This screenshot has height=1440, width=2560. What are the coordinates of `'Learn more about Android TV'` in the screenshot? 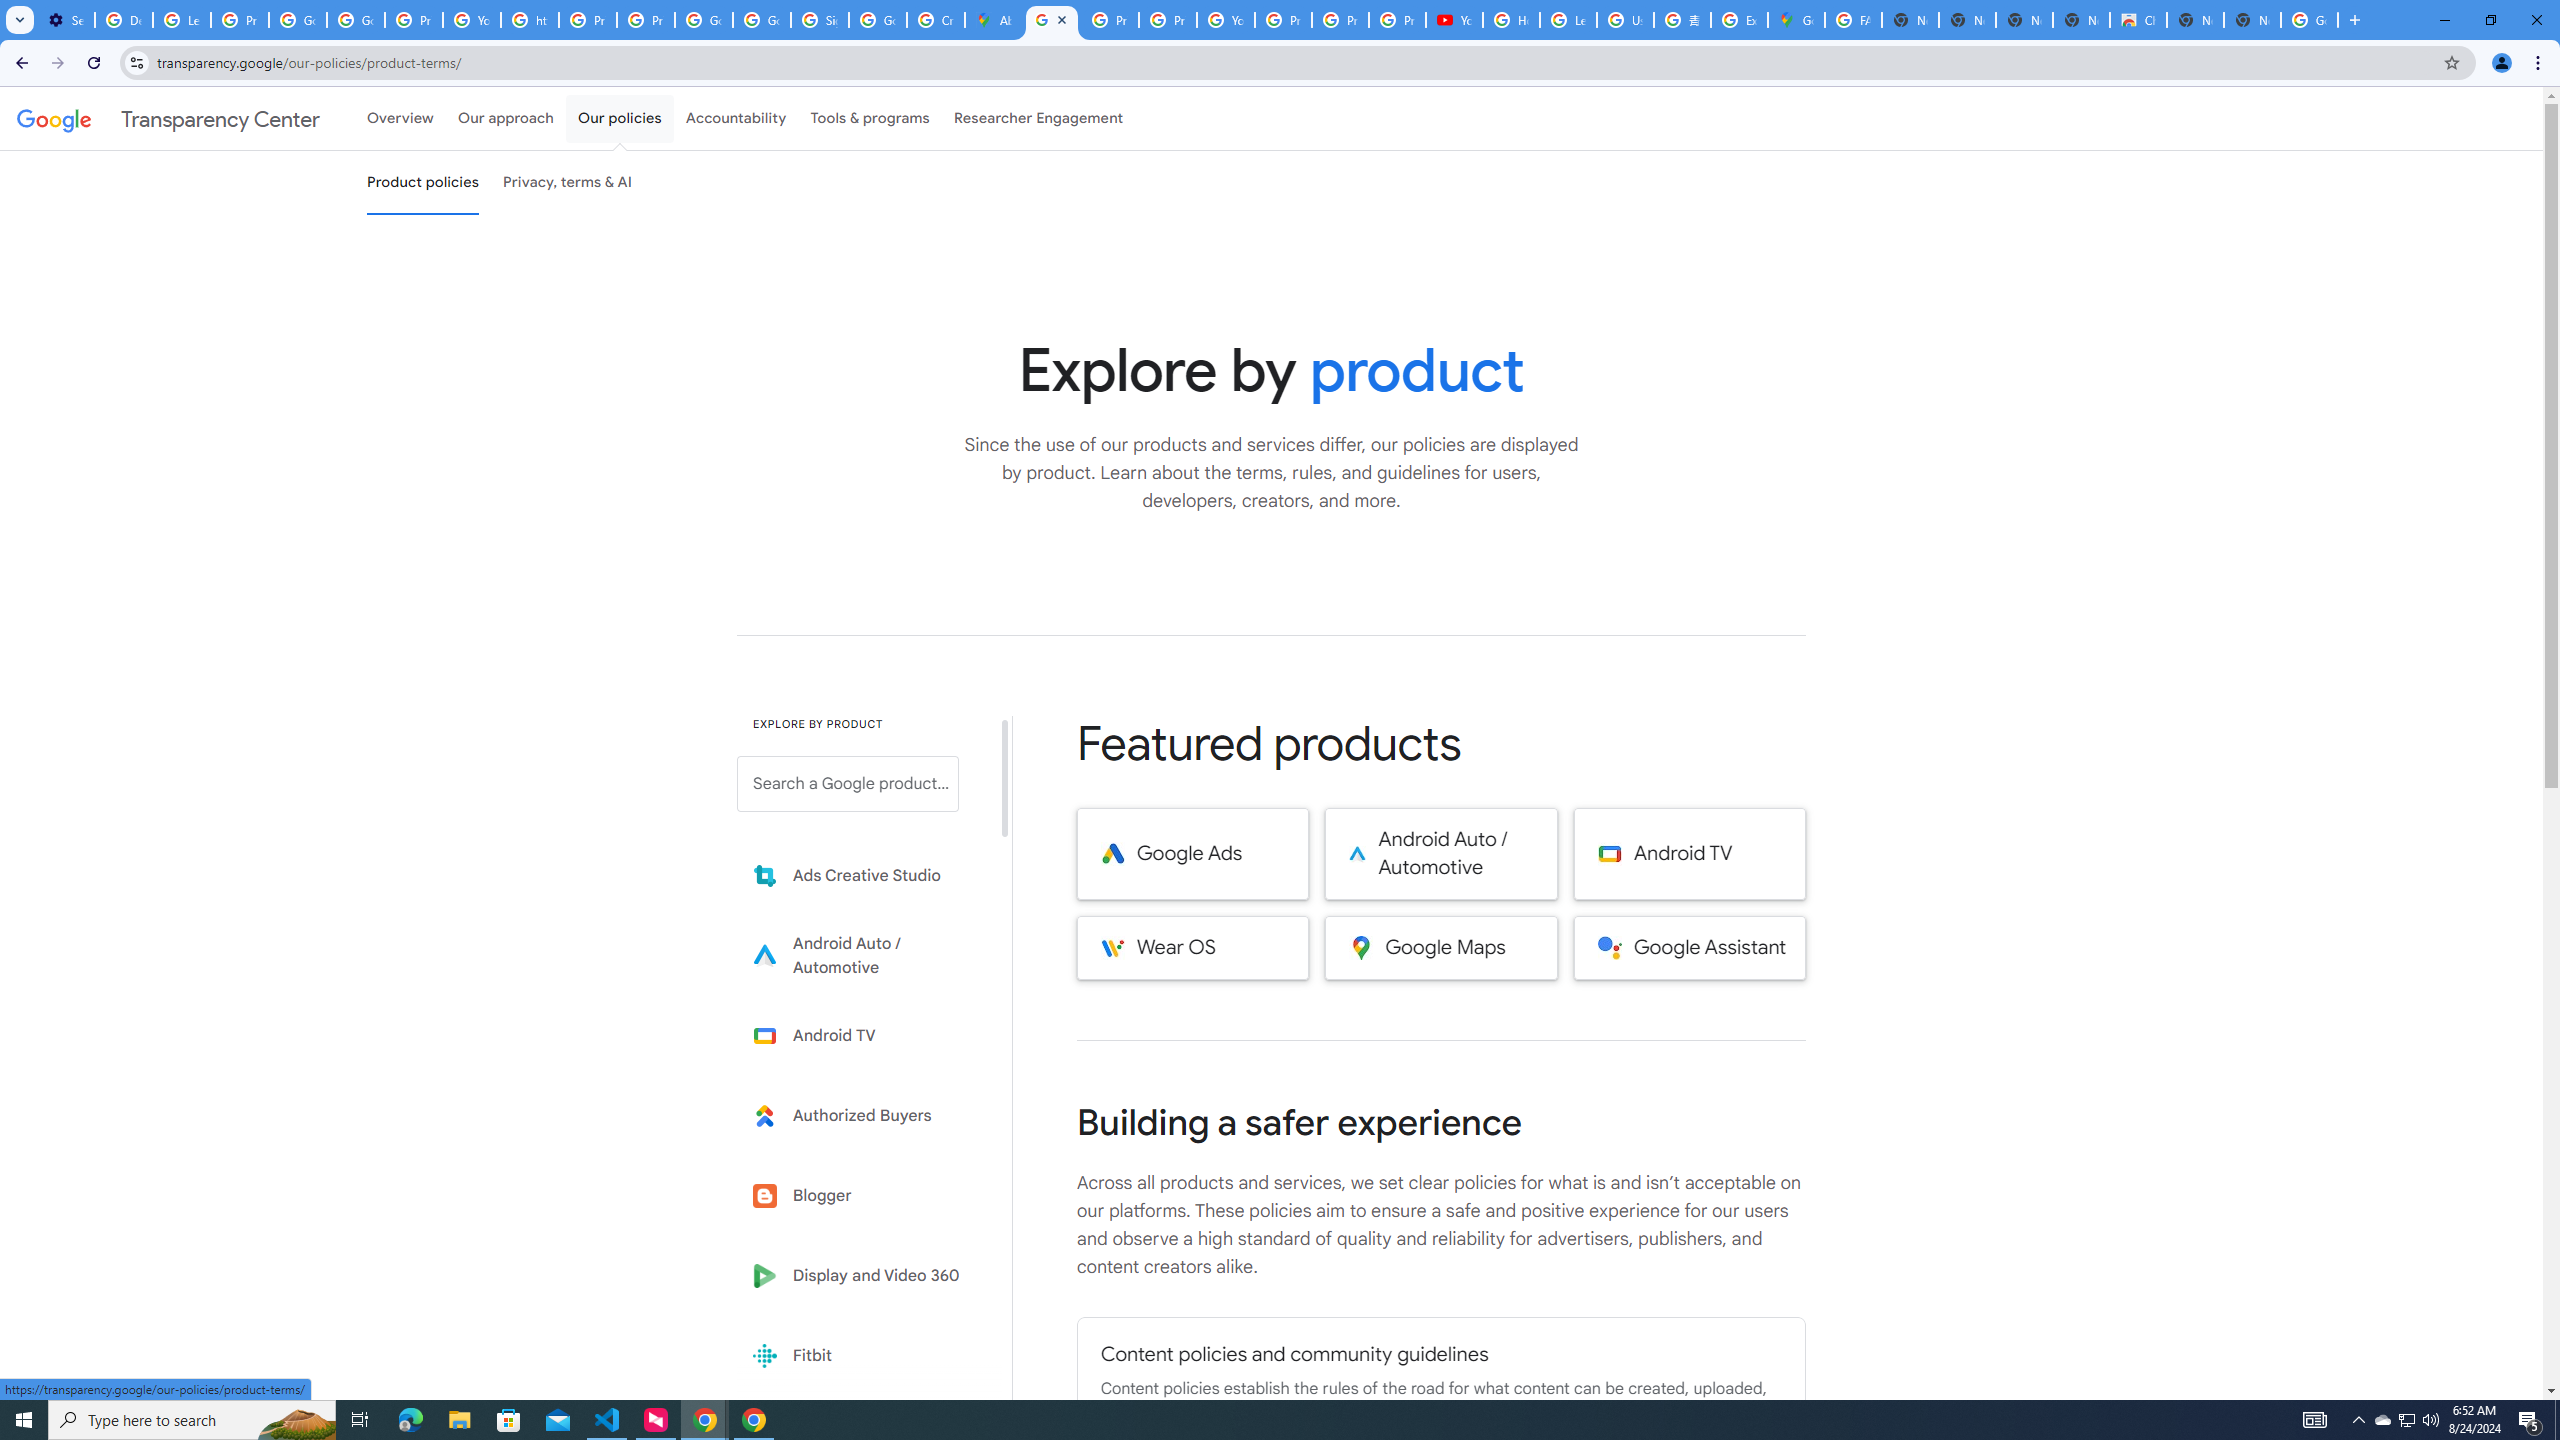 It's located at (861, 1035).